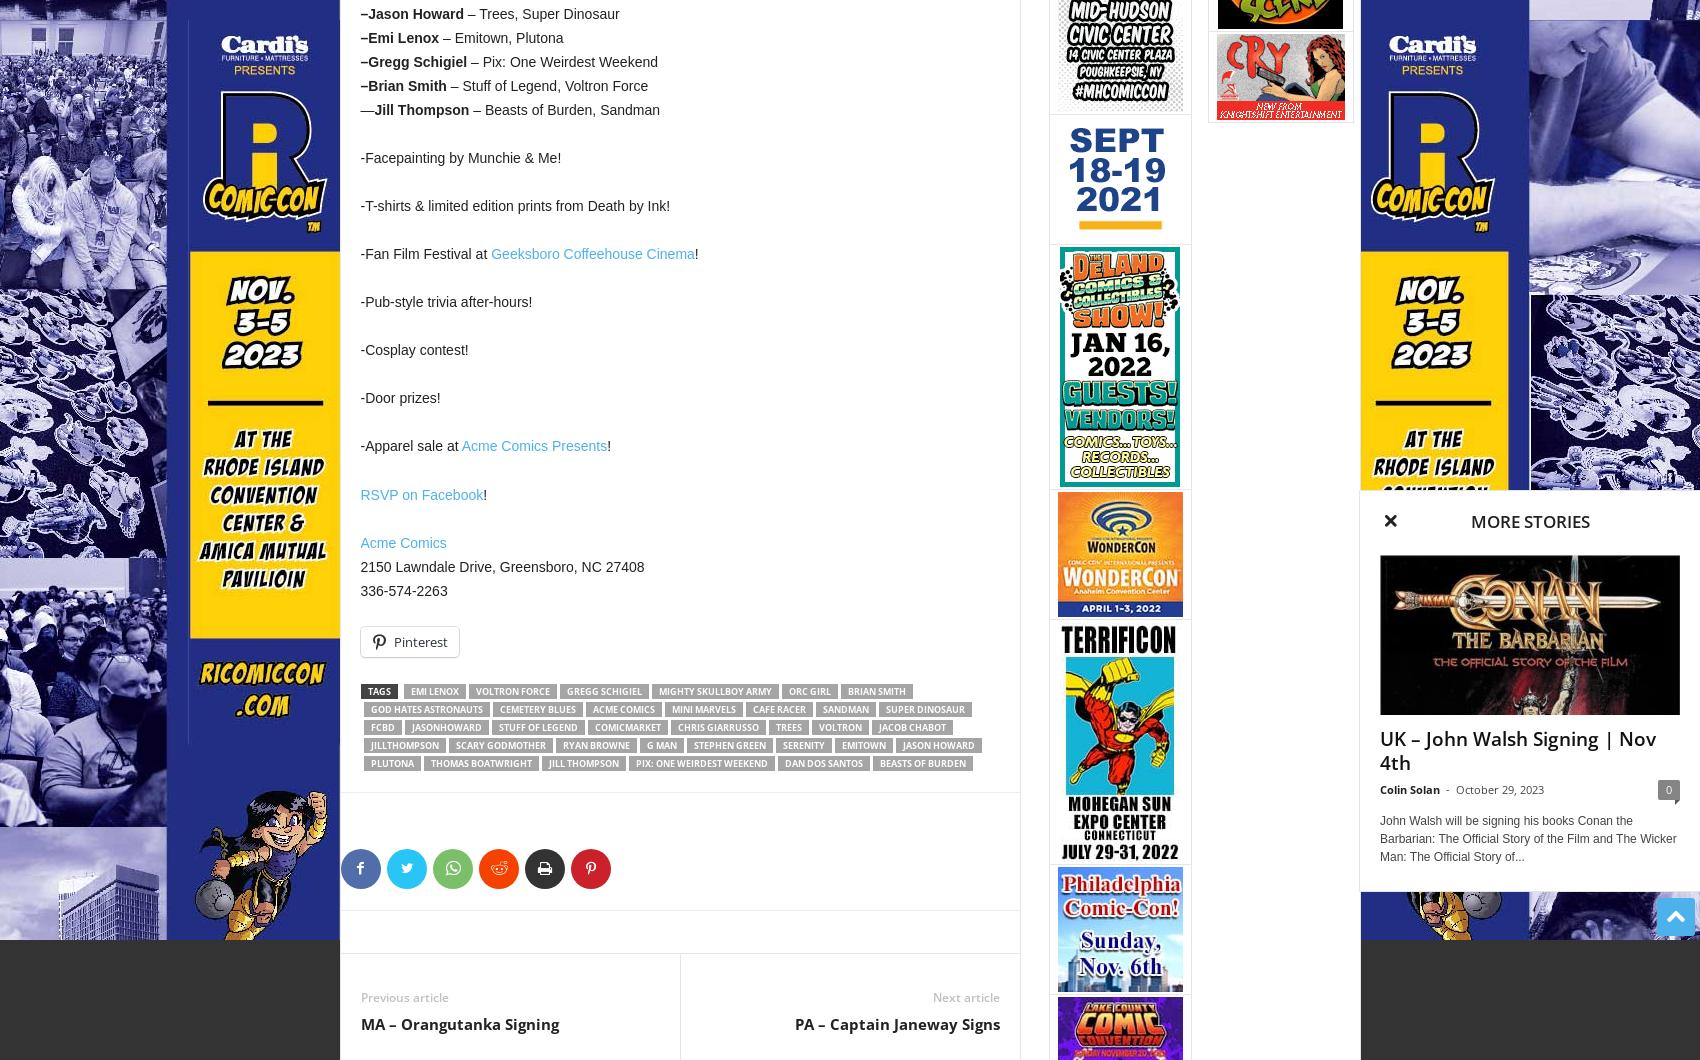 The image size is (1700, 1060). I want to click on 'Previous article', so click(402, 995).